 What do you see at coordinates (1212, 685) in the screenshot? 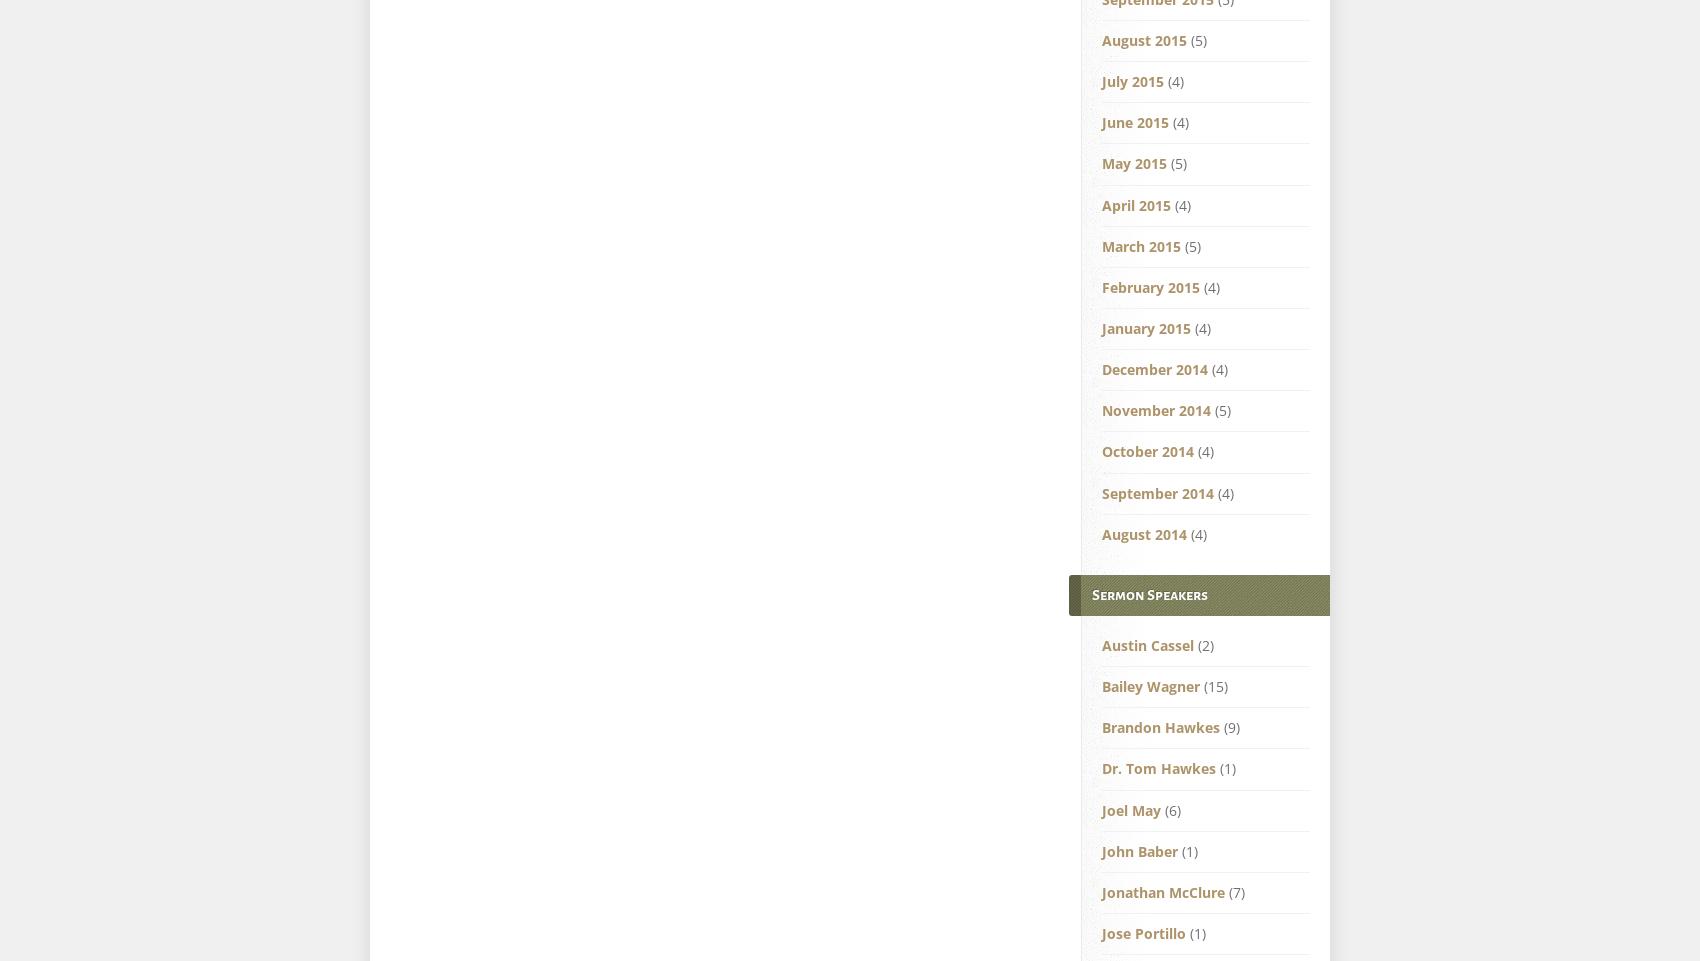
I see `'(15)'` at bounding box center [1212, 685].